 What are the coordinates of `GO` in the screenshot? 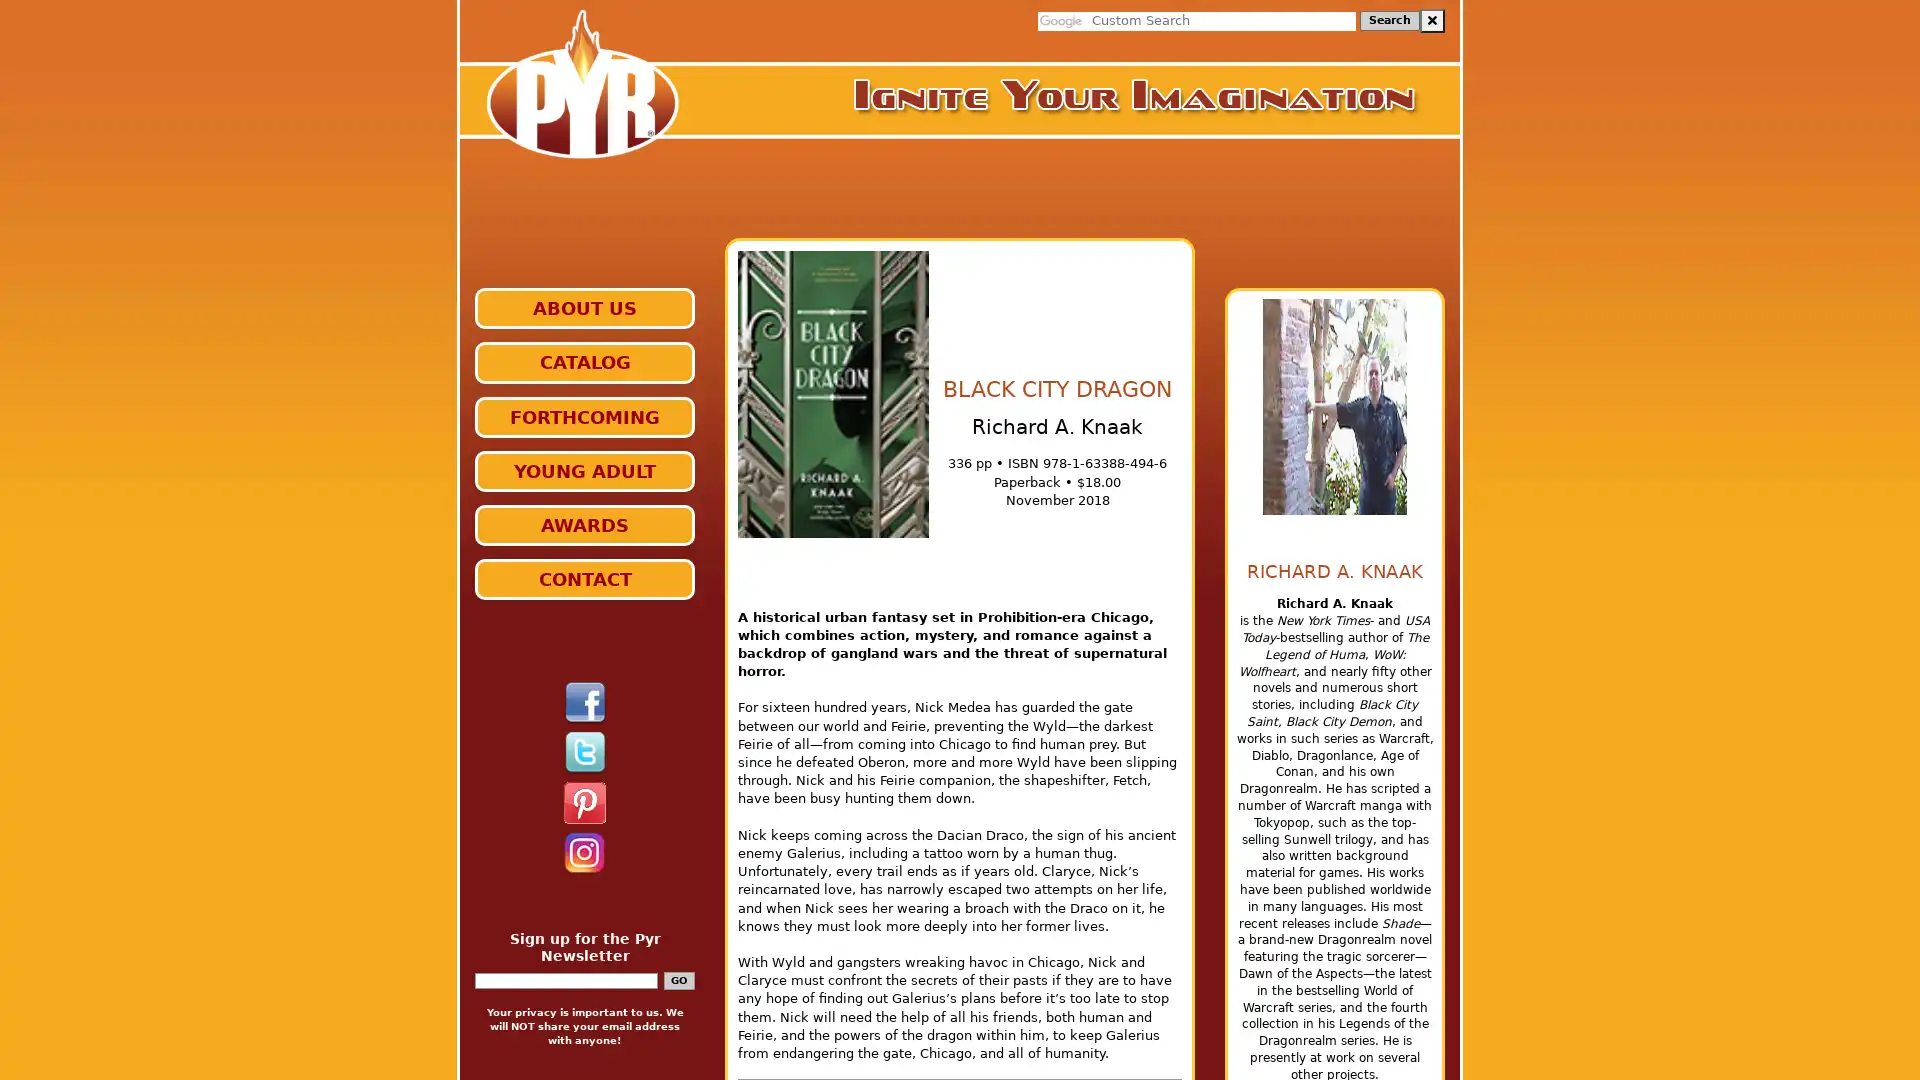 It's located at (678, 978).